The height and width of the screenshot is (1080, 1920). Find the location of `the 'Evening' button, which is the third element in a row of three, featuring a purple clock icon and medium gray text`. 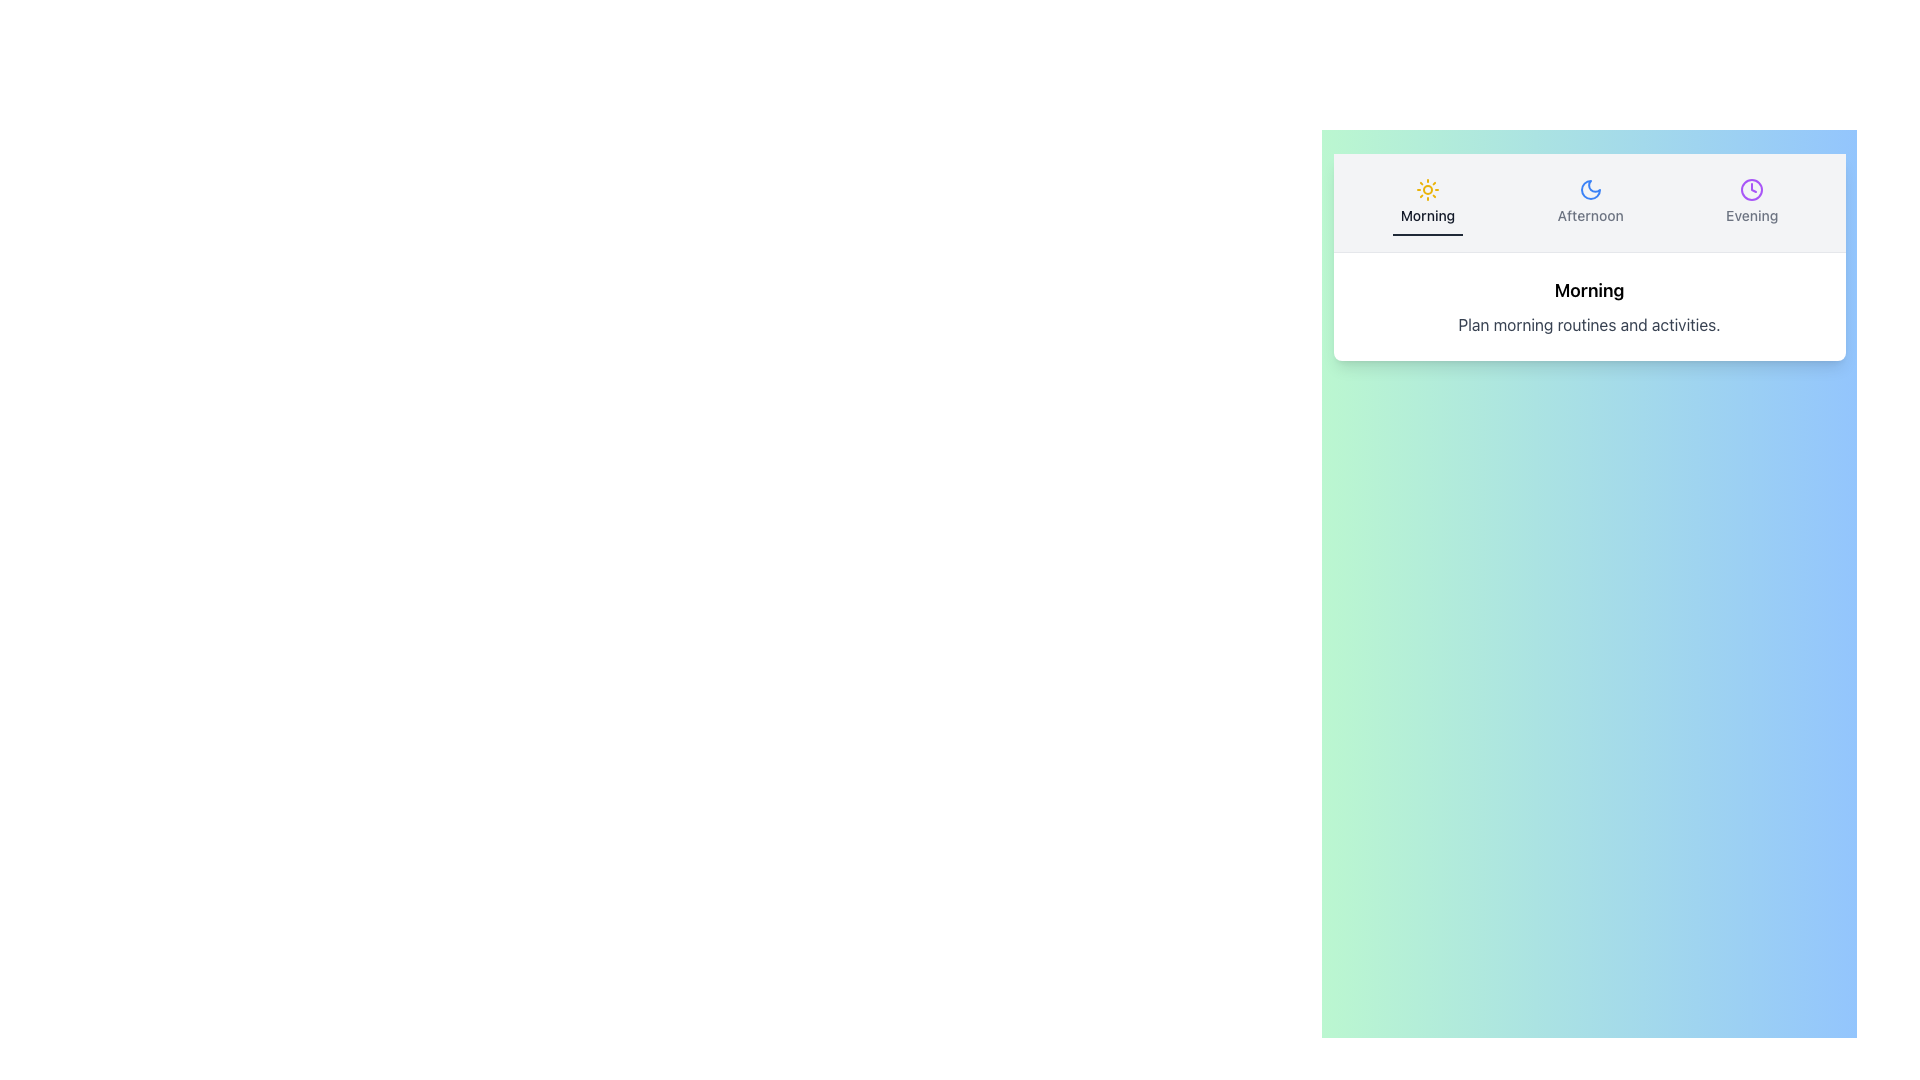

the 'Evening' button, which is the third element in a row of three, featuring a purple clock icon and medium gray text is located at coordinates (1751, 203).